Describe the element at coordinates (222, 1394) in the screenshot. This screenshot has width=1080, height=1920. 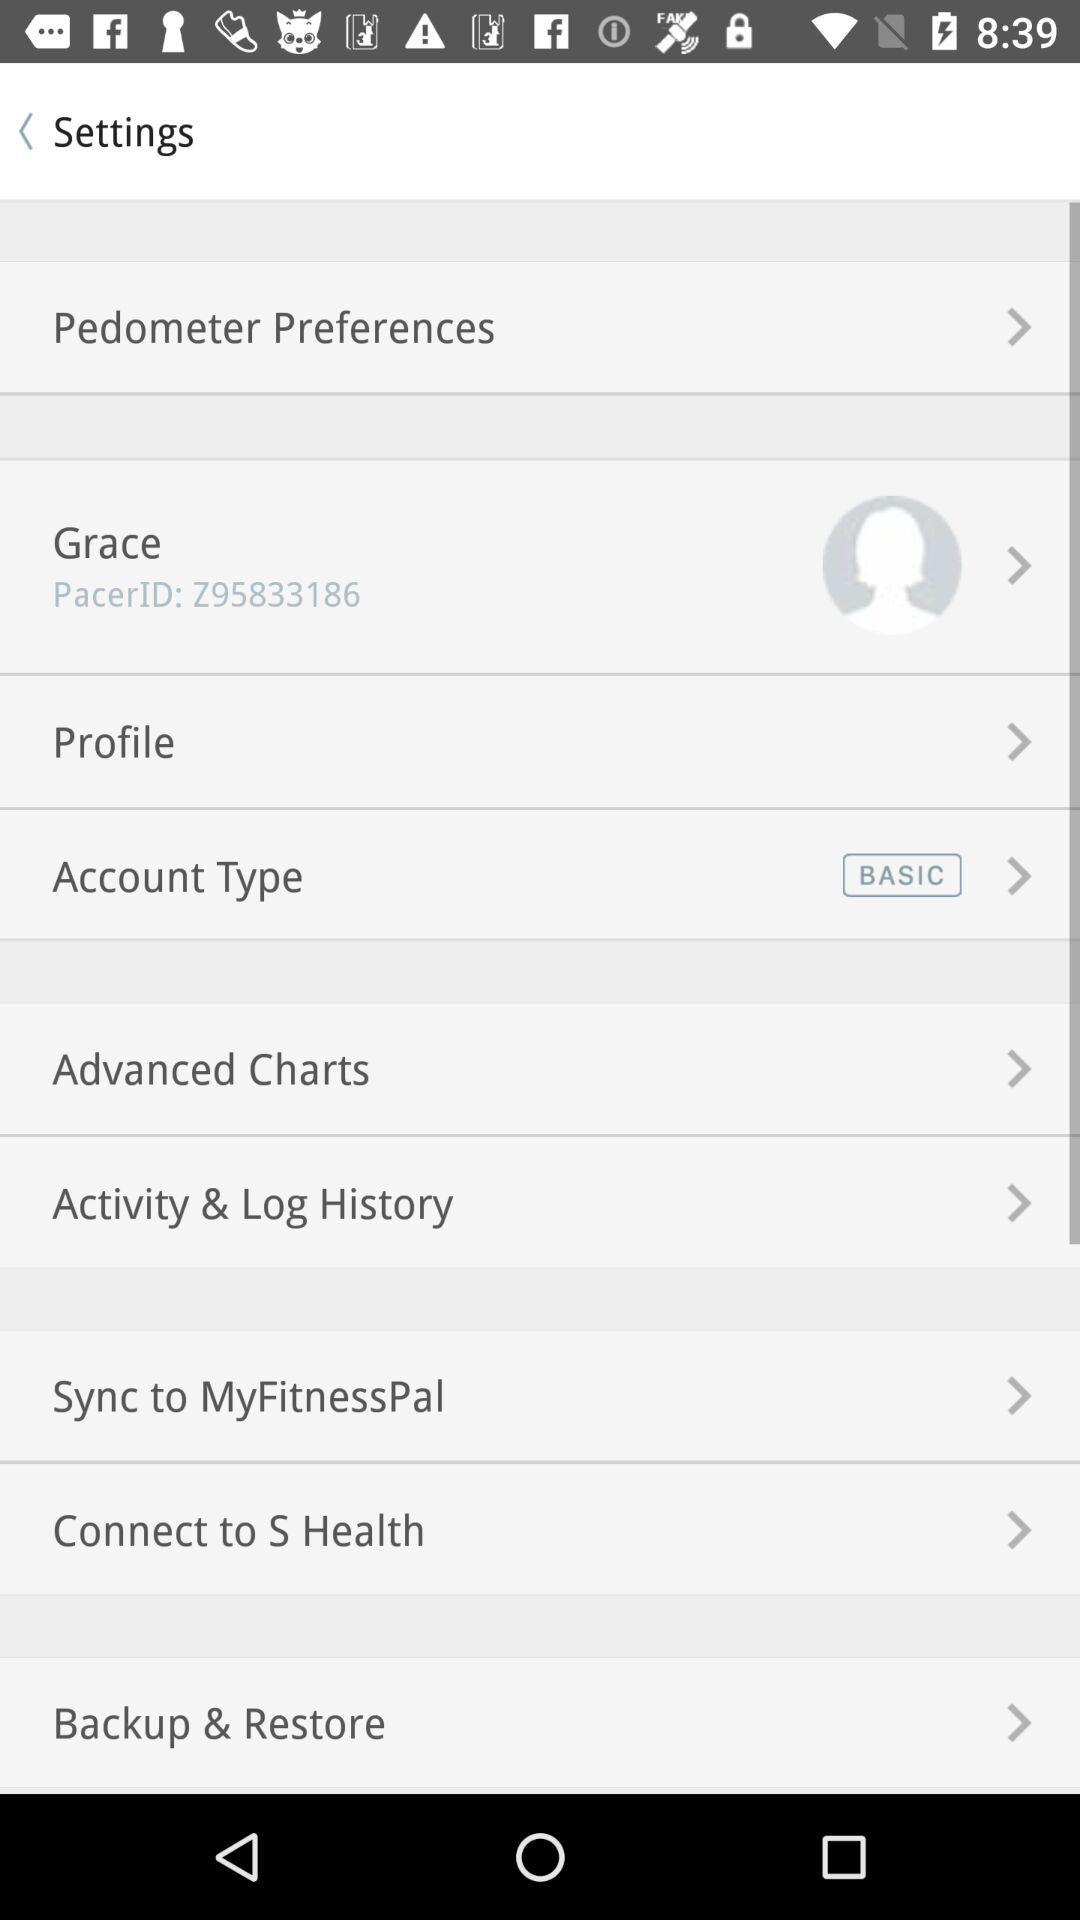
I see `the sync to myfitnesspal icon` at that location.